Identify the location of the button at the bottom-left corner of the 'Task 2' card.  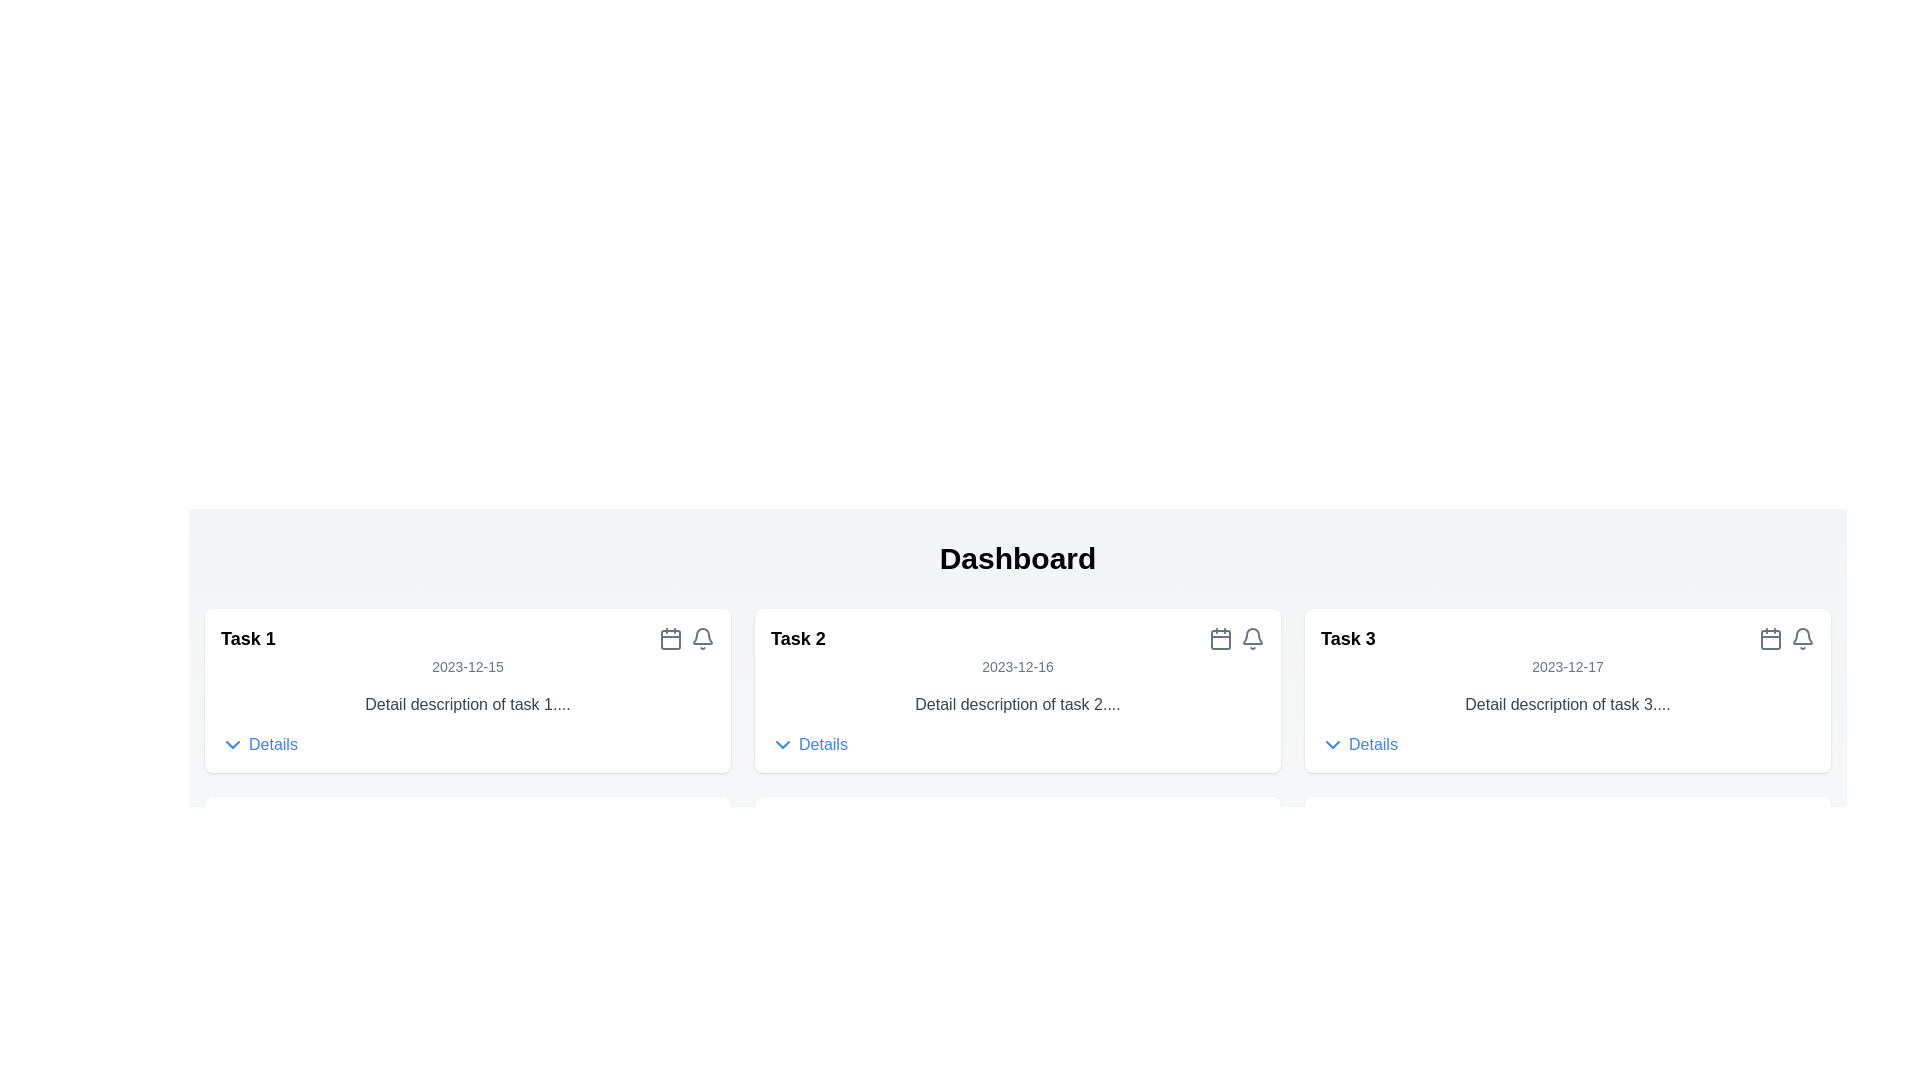
(809, 744).